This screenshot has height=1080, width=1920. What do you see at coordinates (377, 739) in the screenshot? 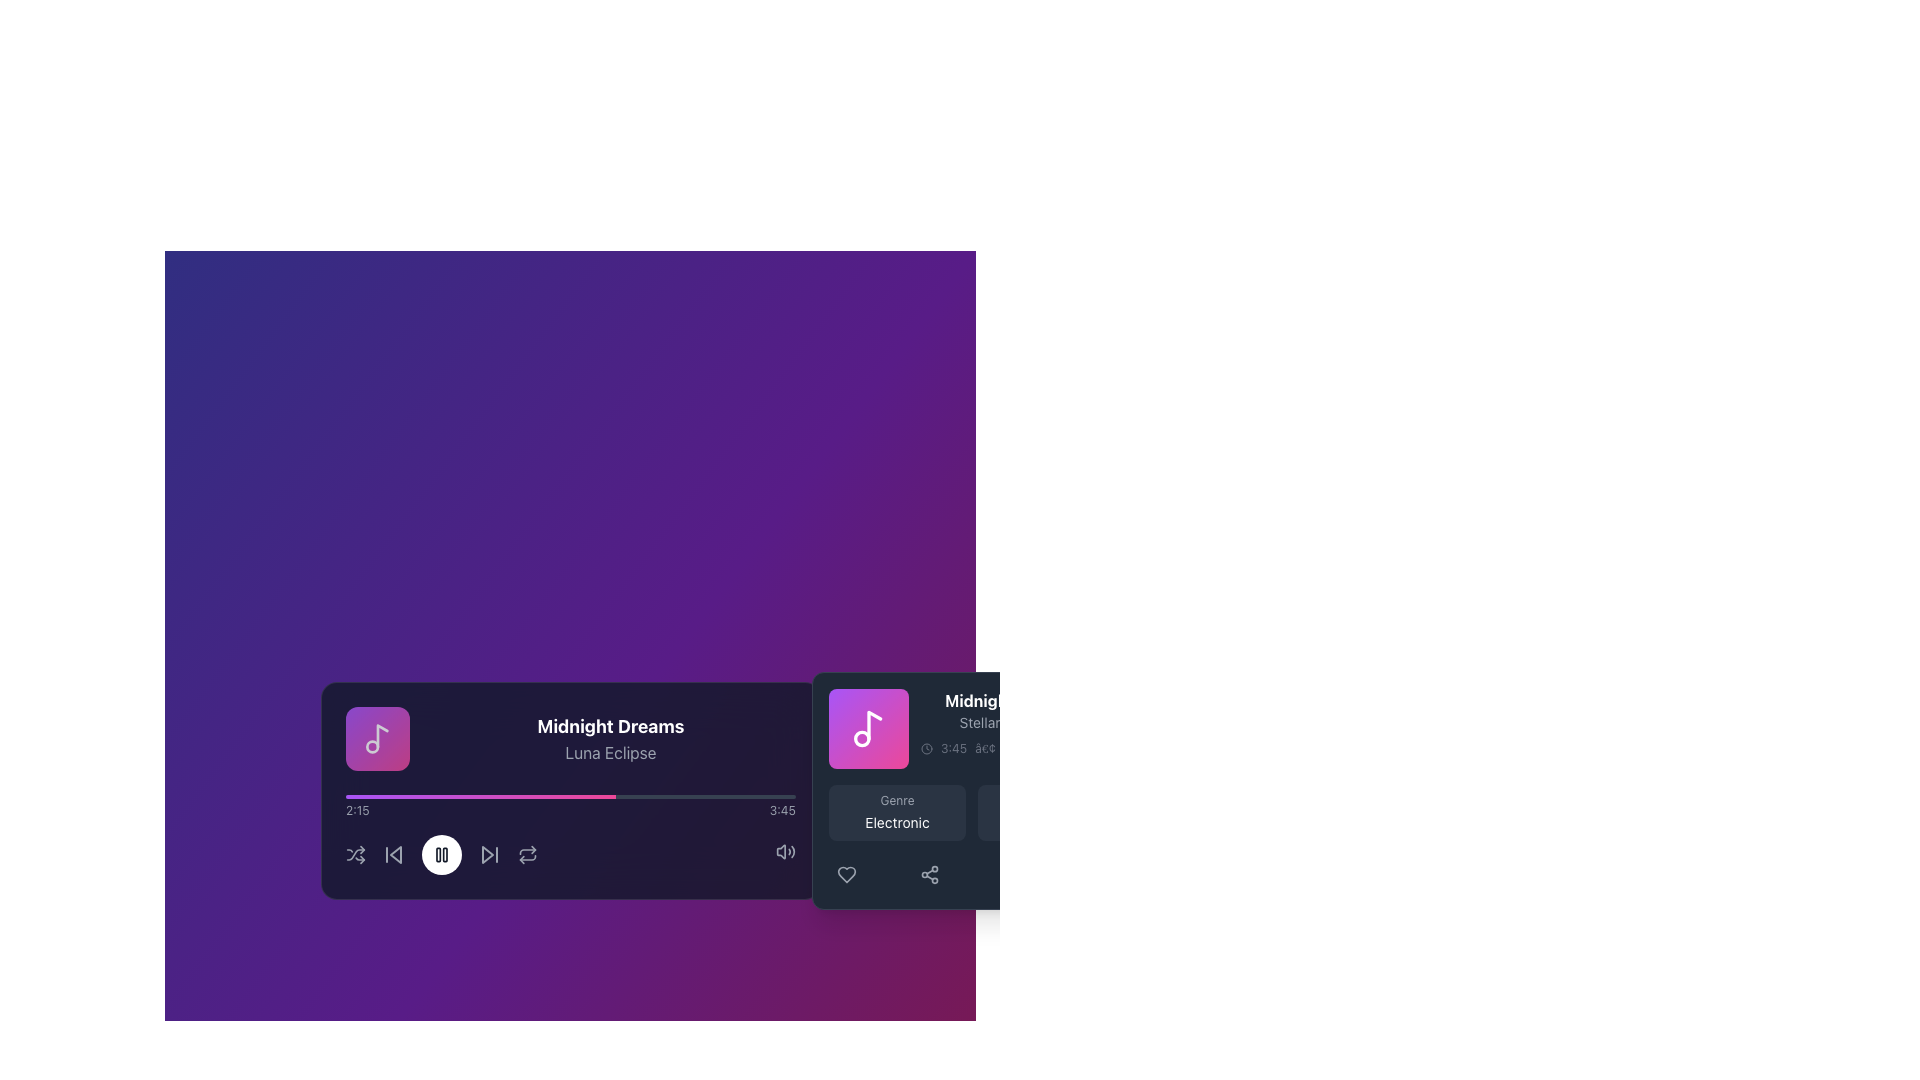
I see `the visual icon representing the music track, located at the far-left side of the music player interface, near the top-left, to identify the track` at bounding box center [377, 739].